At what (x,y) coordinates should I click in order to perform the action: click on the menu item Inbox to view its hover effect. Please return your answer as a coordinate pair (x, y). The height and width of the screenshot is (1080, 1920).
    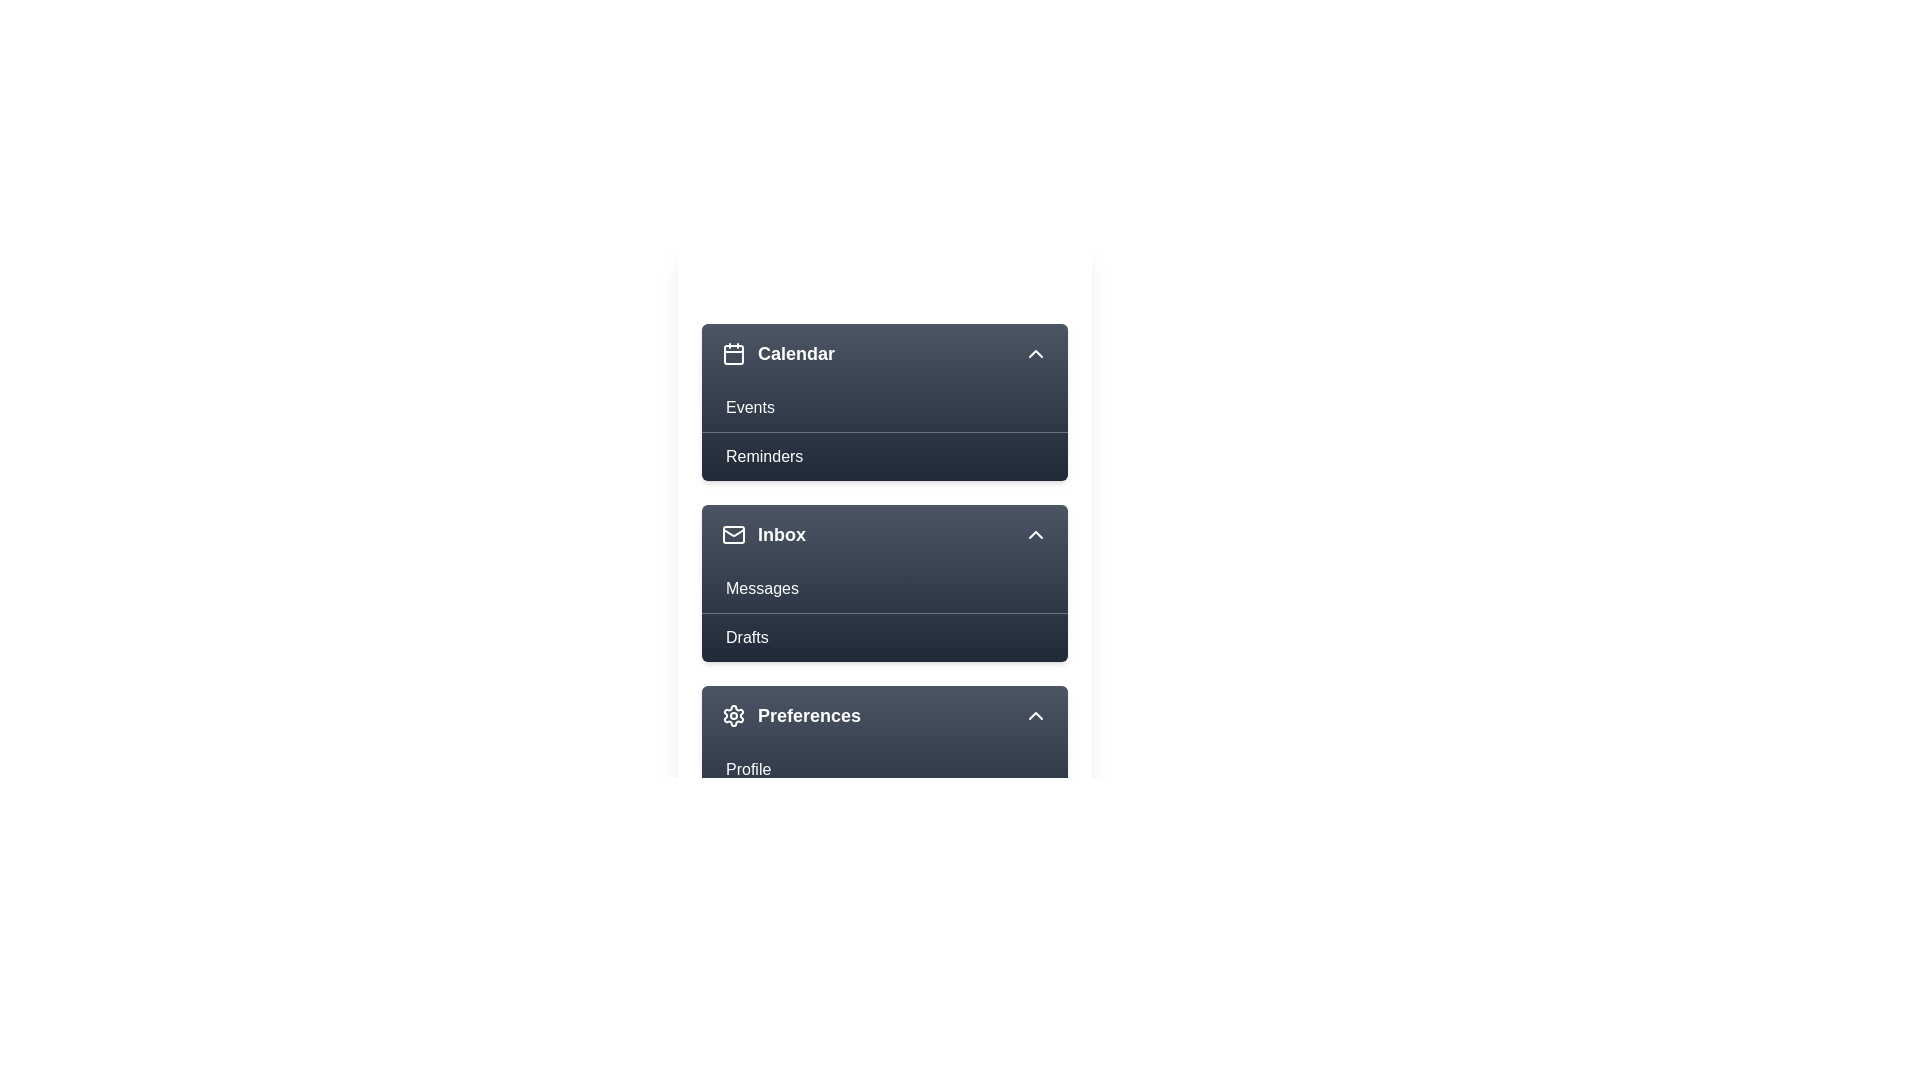
    Looking at the image, I should click on (883, 534).